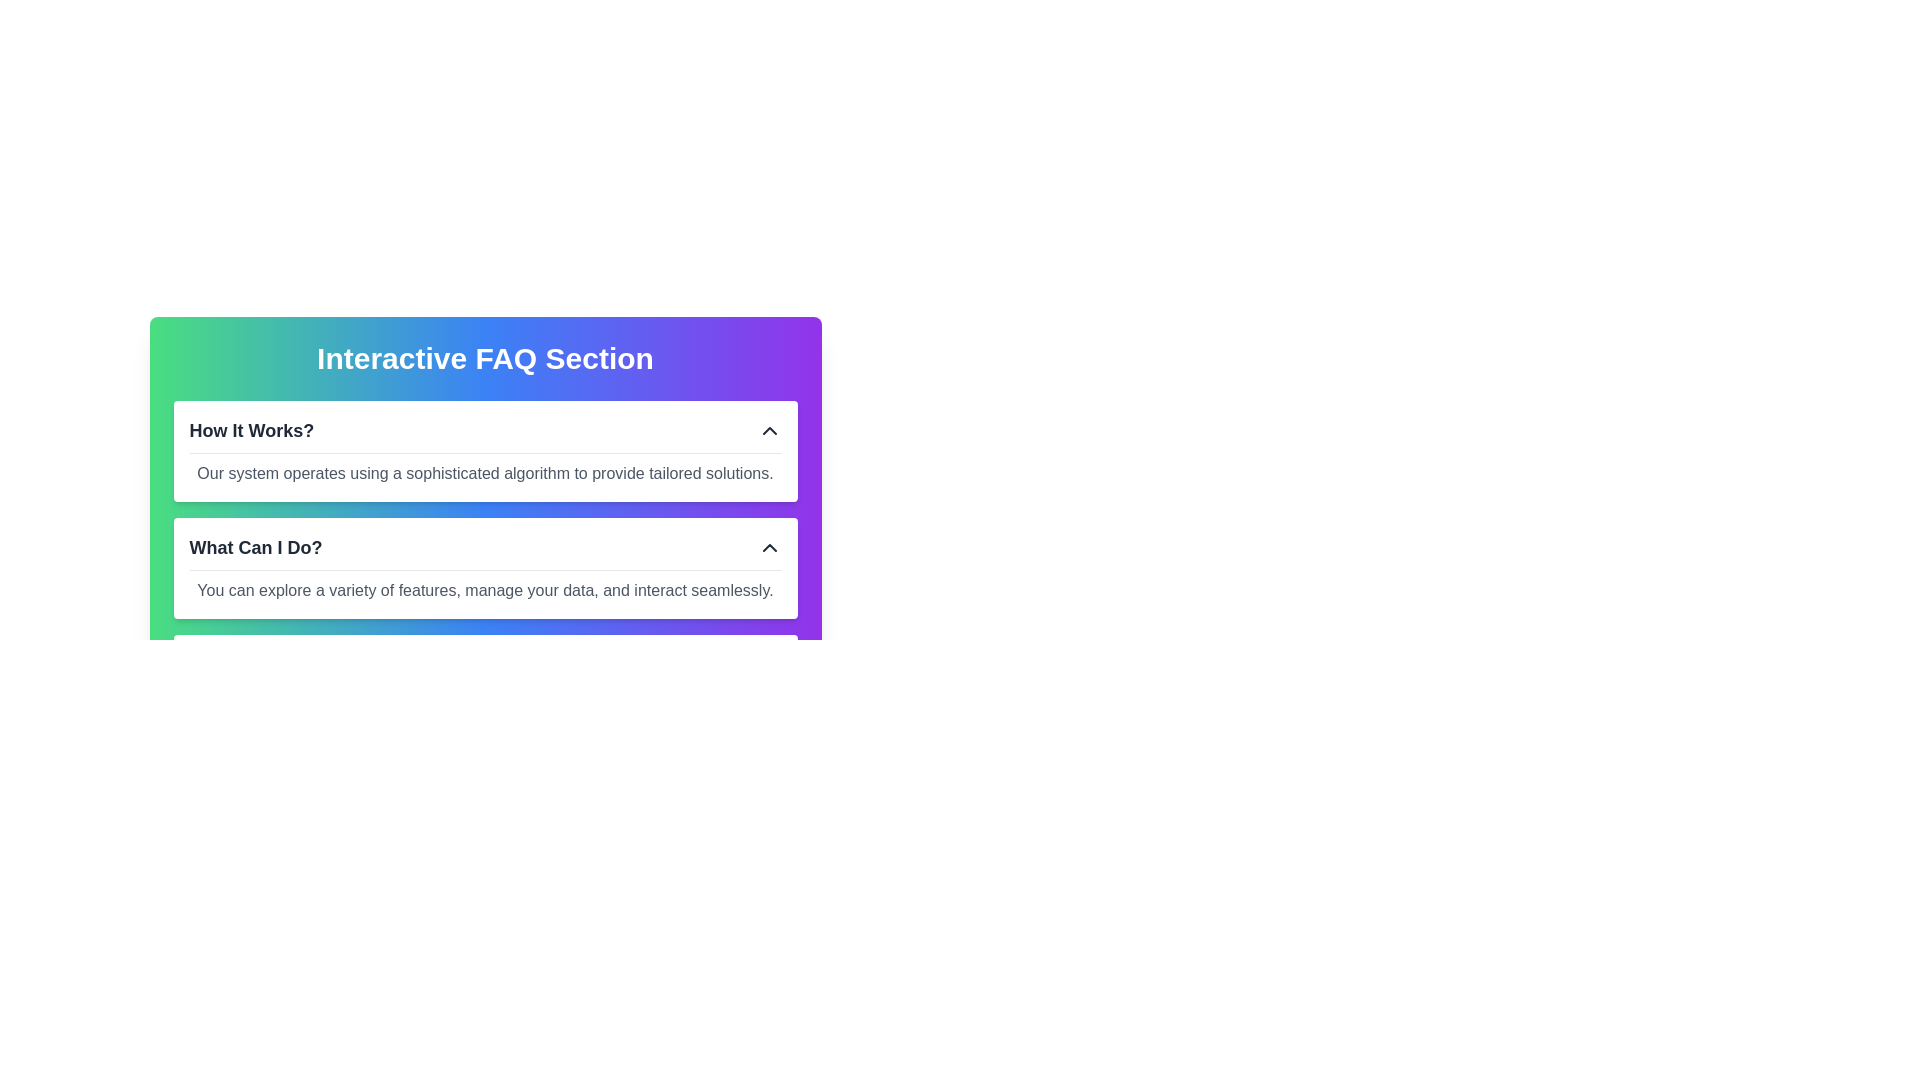  Describe the element at coordinates (485, 568) in the screenshot. I see `the second Information block in the FAQ section, located between 'How It Works?' and 'Need More Help?'` at that location.